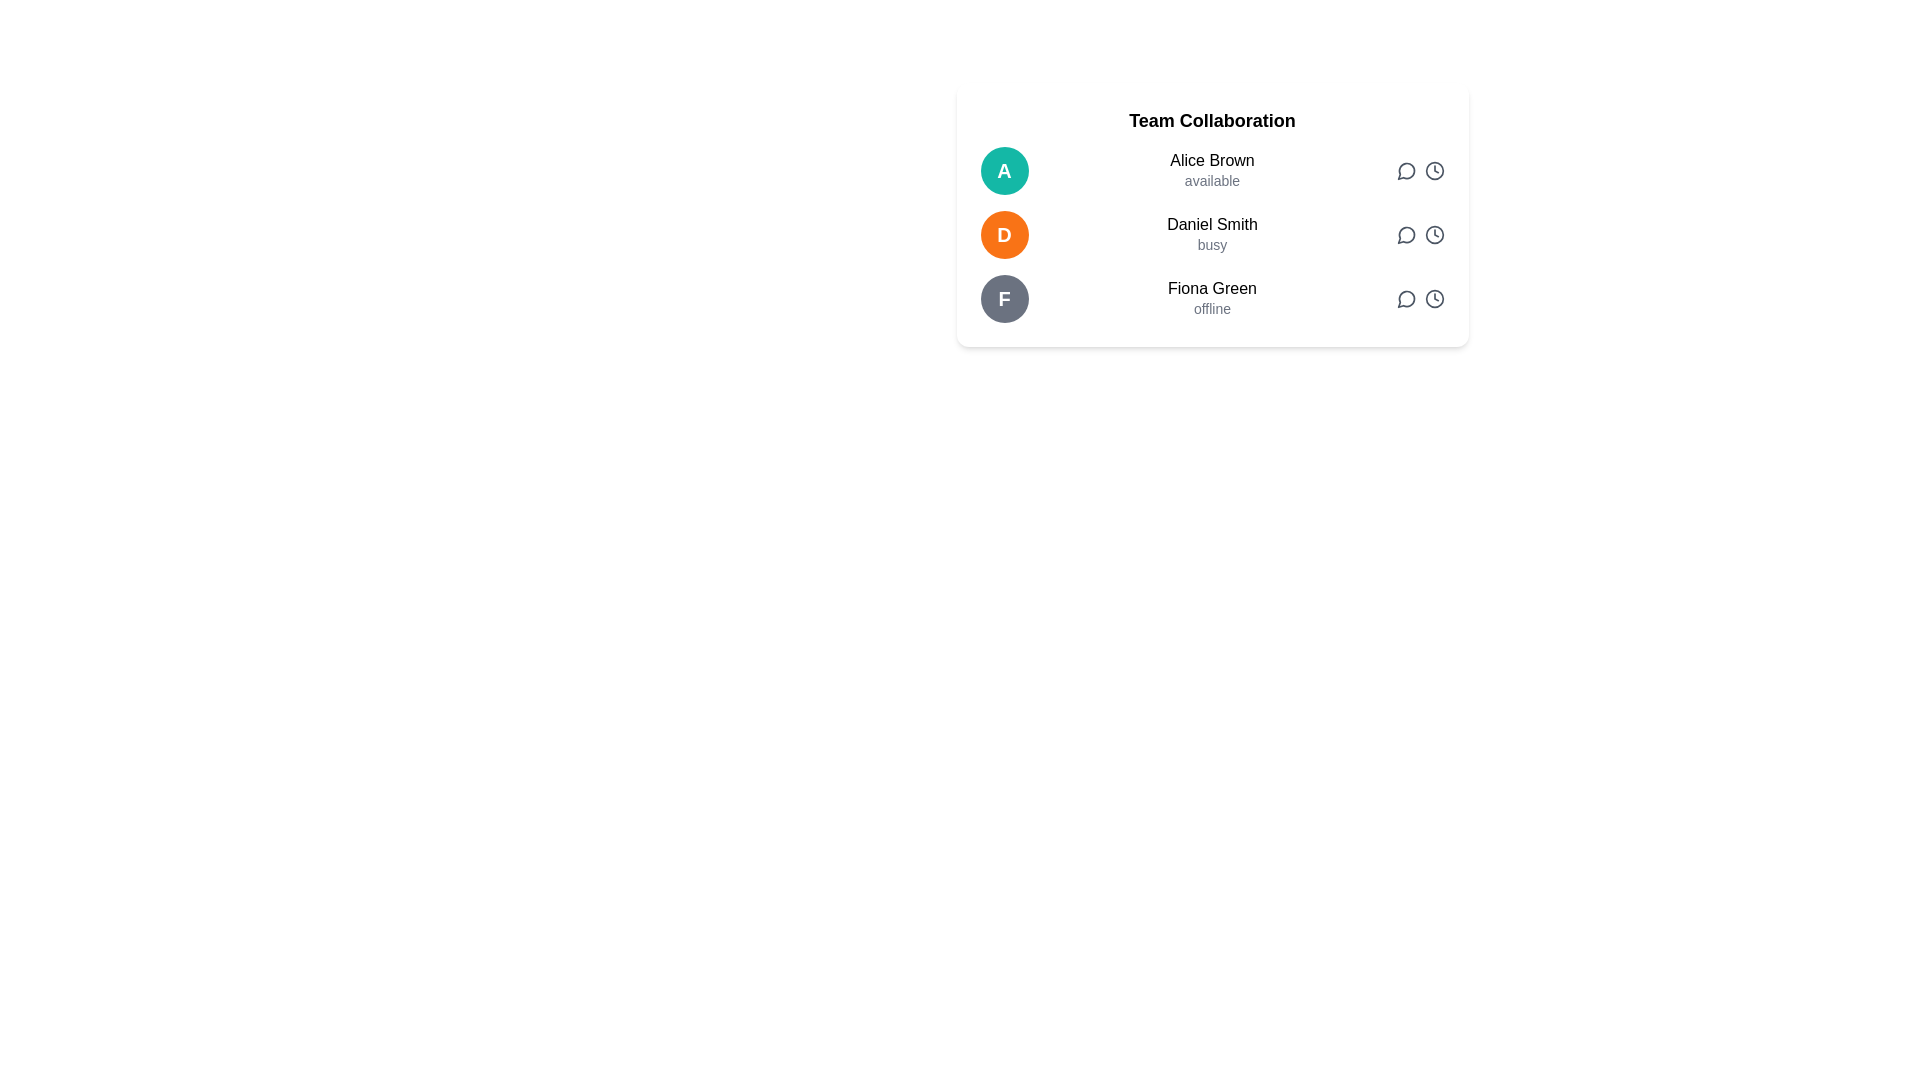 This screenshot has width=1920, height=1080. I want to click on the text label displaying 'Team Collaboration', which is styled in bold, black font and positioned at the top of a white card containing a list of individuals and their availability statuses, so click(1211, 120).